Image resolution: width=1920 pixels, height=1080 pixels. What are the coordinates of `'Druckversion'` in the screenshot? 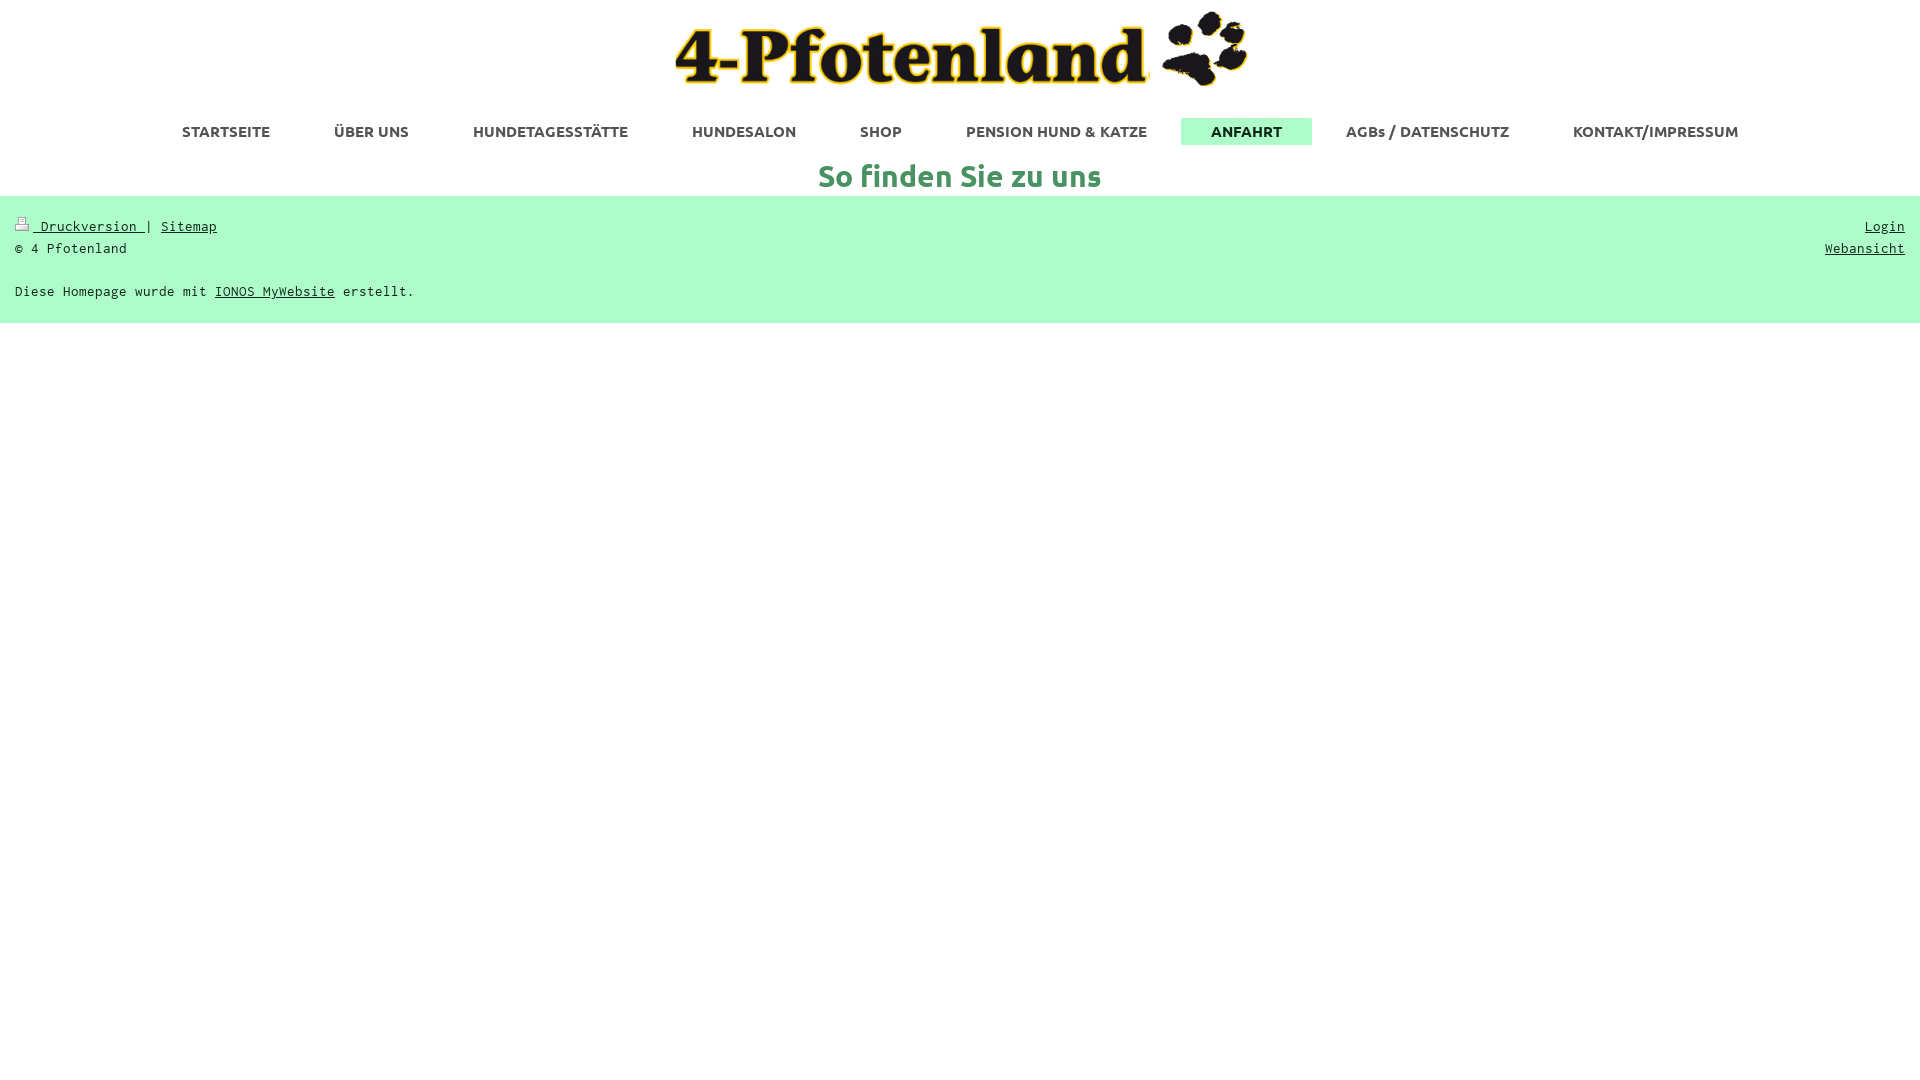 It's located at (80, 225).